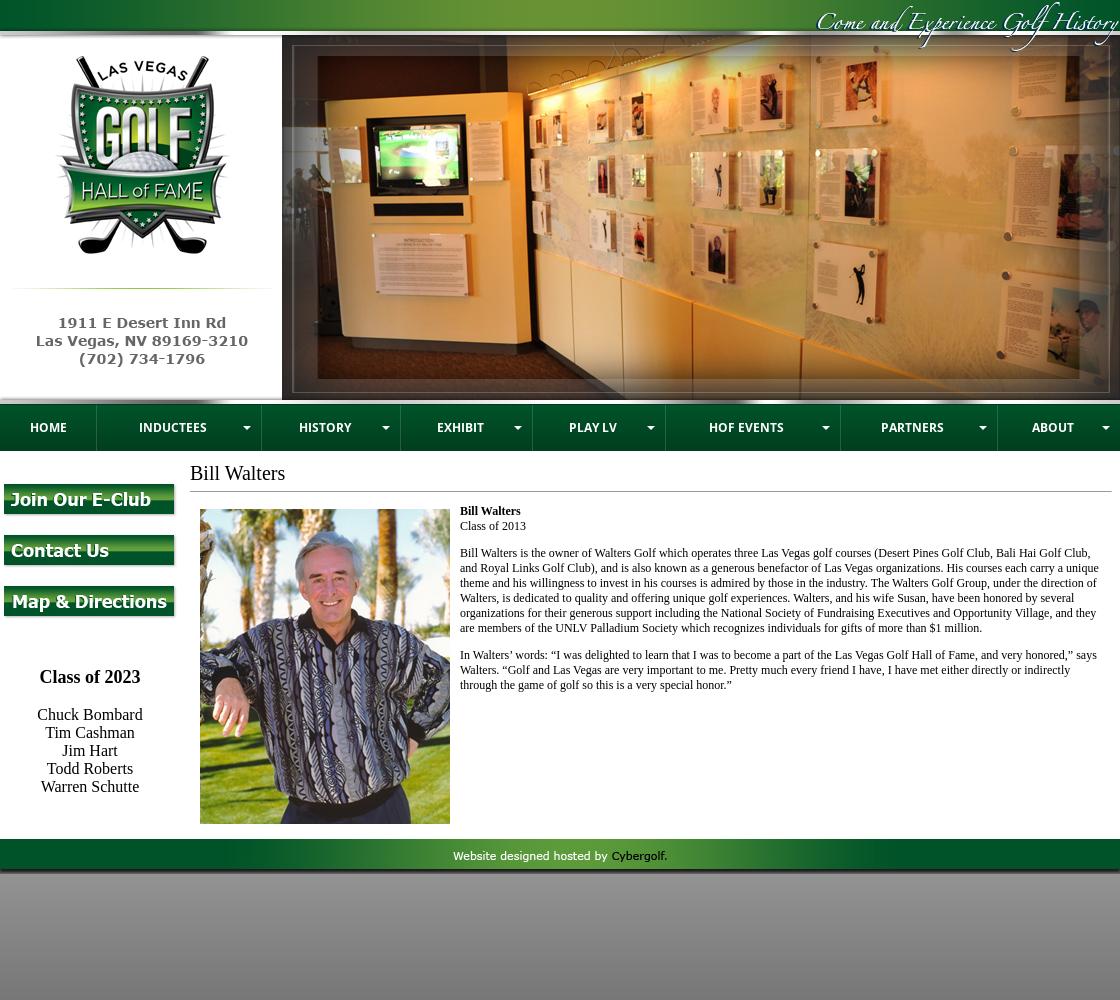  Describe the element at coordinates (46, 426) in the screenshot. I see `'Home'` at that location.